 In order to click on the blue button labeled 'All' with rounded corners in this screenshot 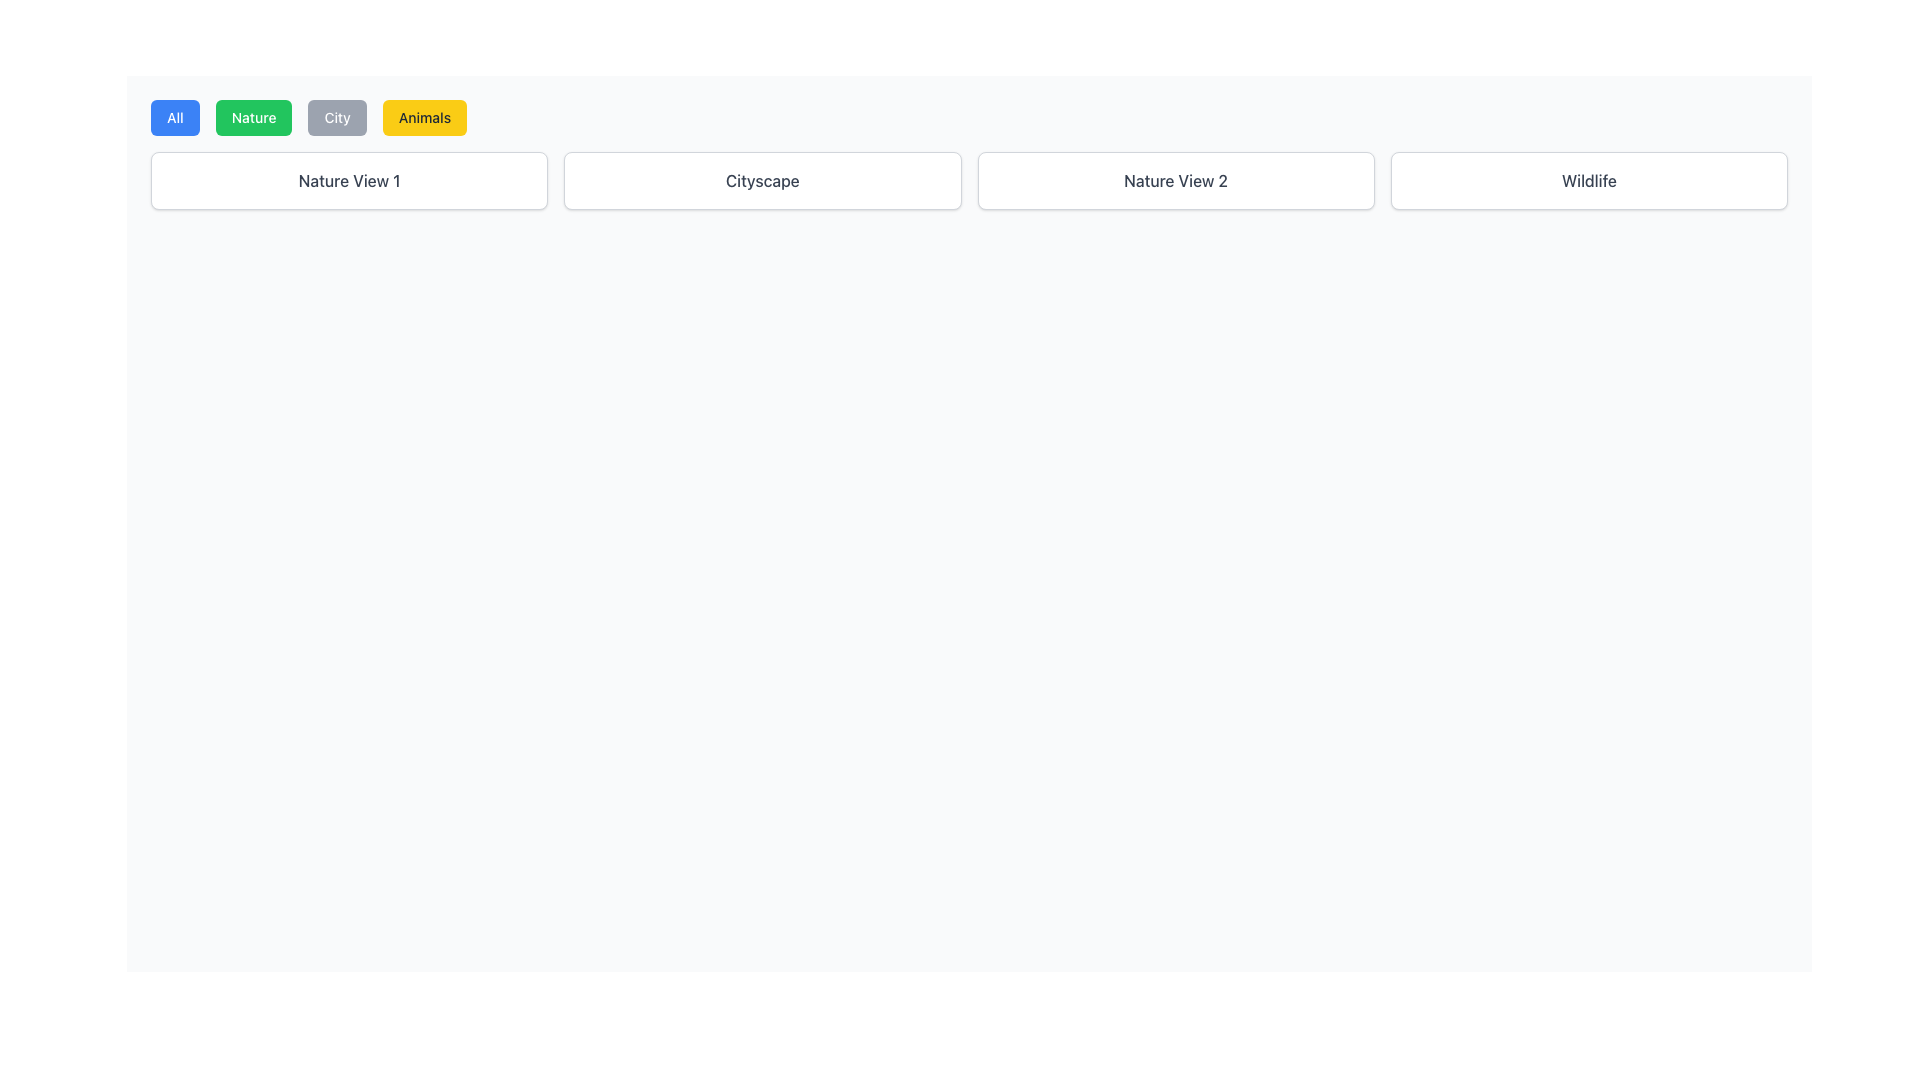, I will do `click(175, 118)`.